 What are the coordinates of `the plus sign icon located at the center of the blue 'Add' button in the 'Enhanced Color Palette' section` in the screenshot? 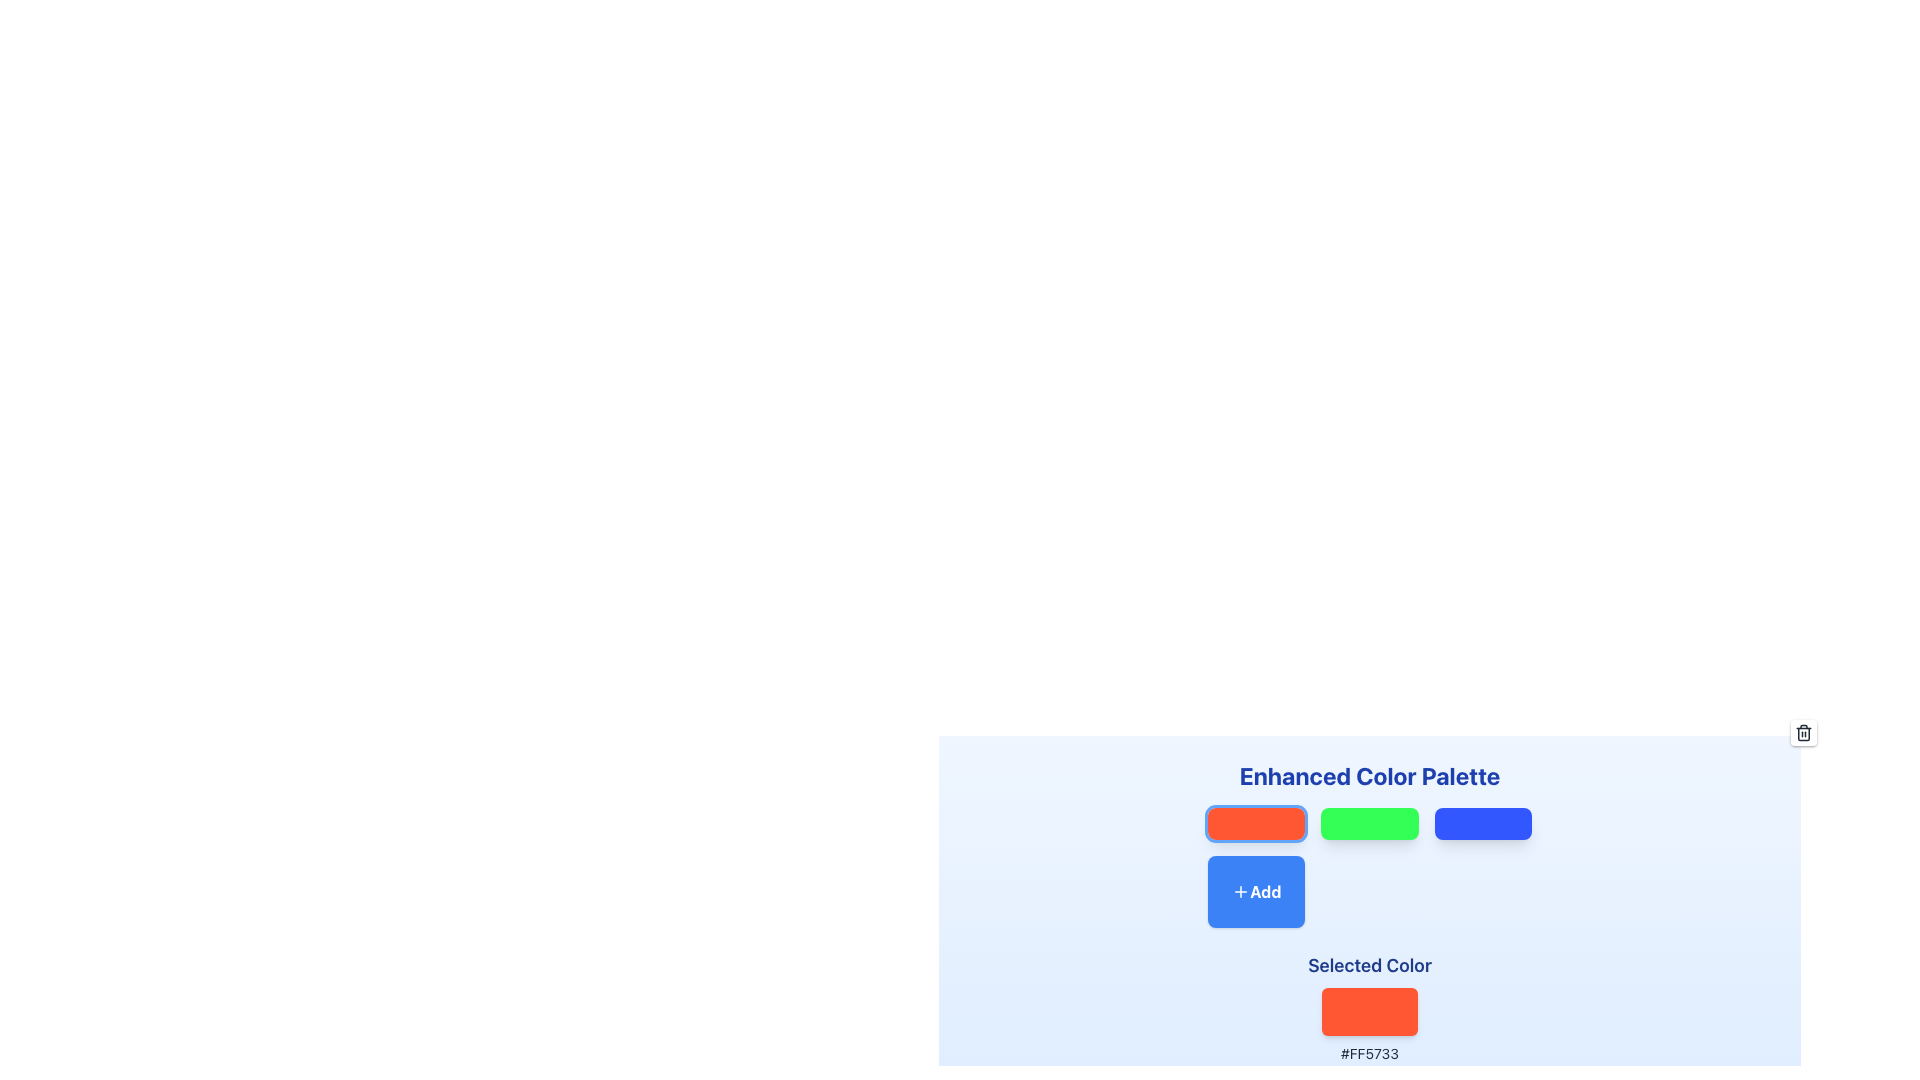 It's located at (1240, 890).